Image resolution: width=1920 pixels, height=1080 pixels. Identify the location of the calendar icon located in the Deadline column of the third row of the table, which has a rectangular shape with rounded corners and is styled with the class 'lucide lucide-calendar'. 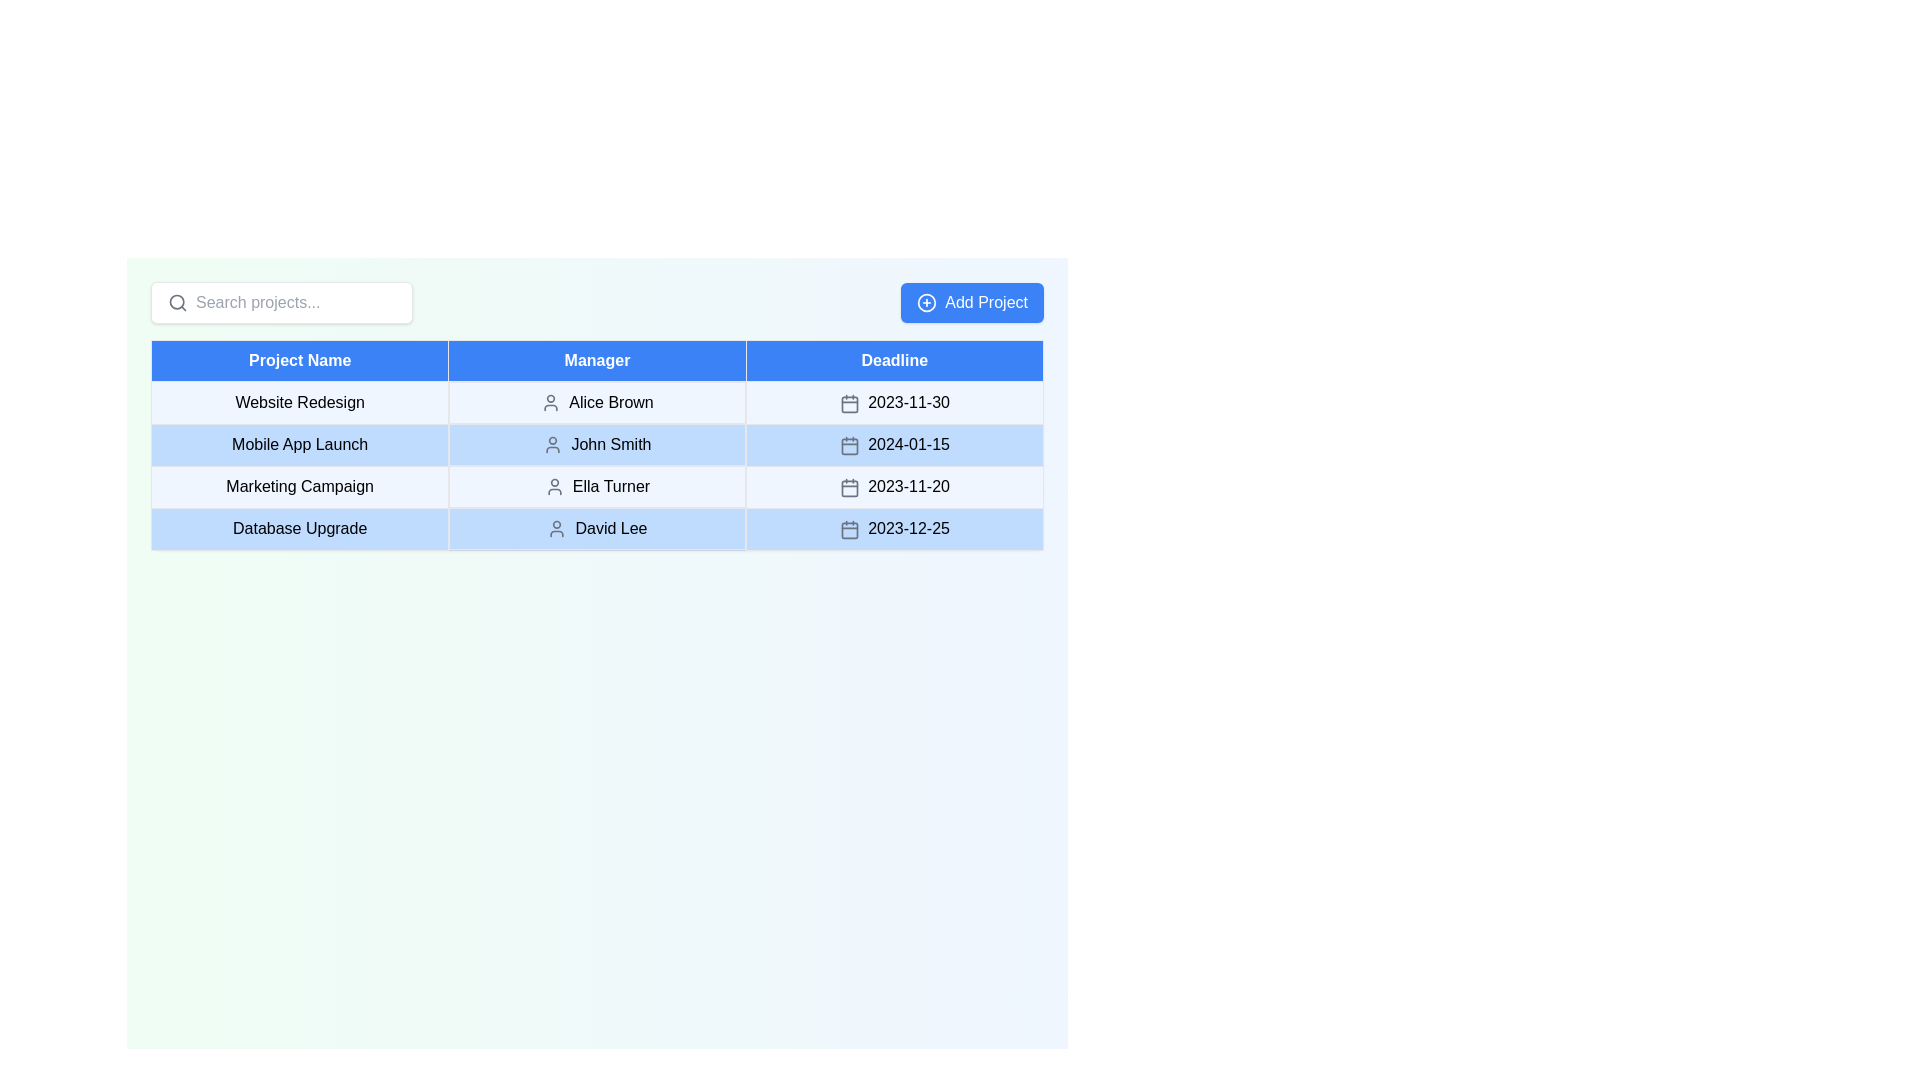
(849, 488).